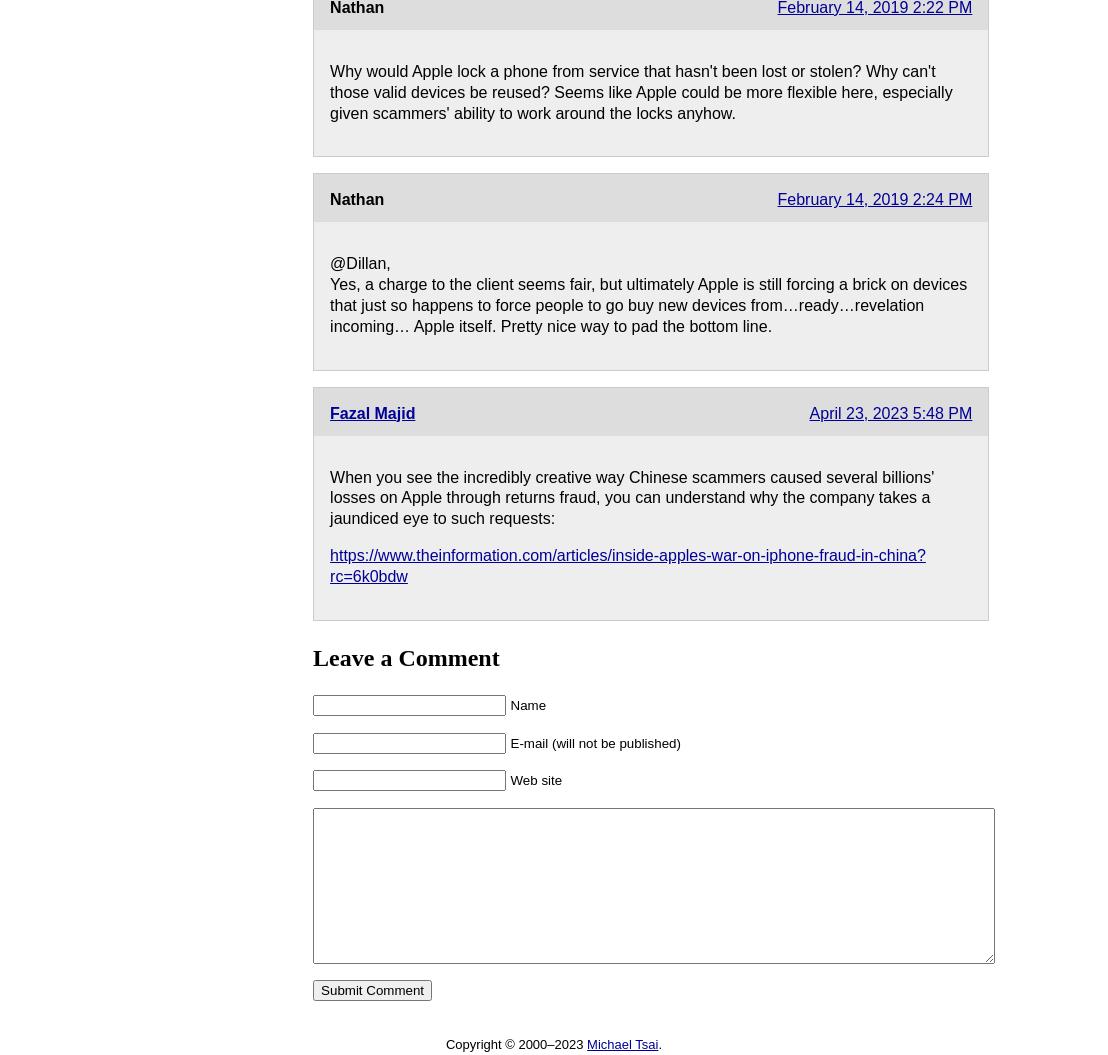 The image size is (1108, 1055). What do you see at coordinates (535, 779) in the screenshot?
I see `'Web site'` at bounding box center [535, 779].